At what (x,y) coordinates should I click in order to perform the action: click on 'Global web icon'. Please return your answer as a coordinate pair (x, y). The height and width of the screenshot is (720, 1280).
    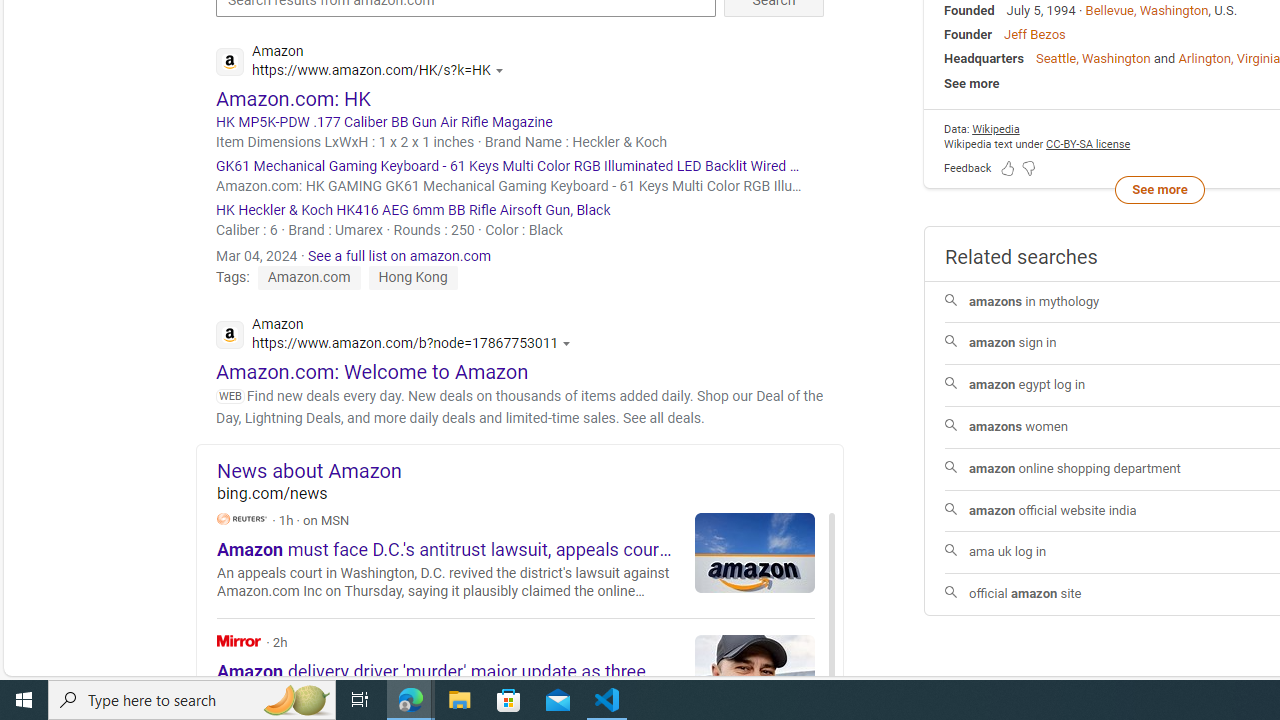
    Looking at the image, I should click on (229, 333).